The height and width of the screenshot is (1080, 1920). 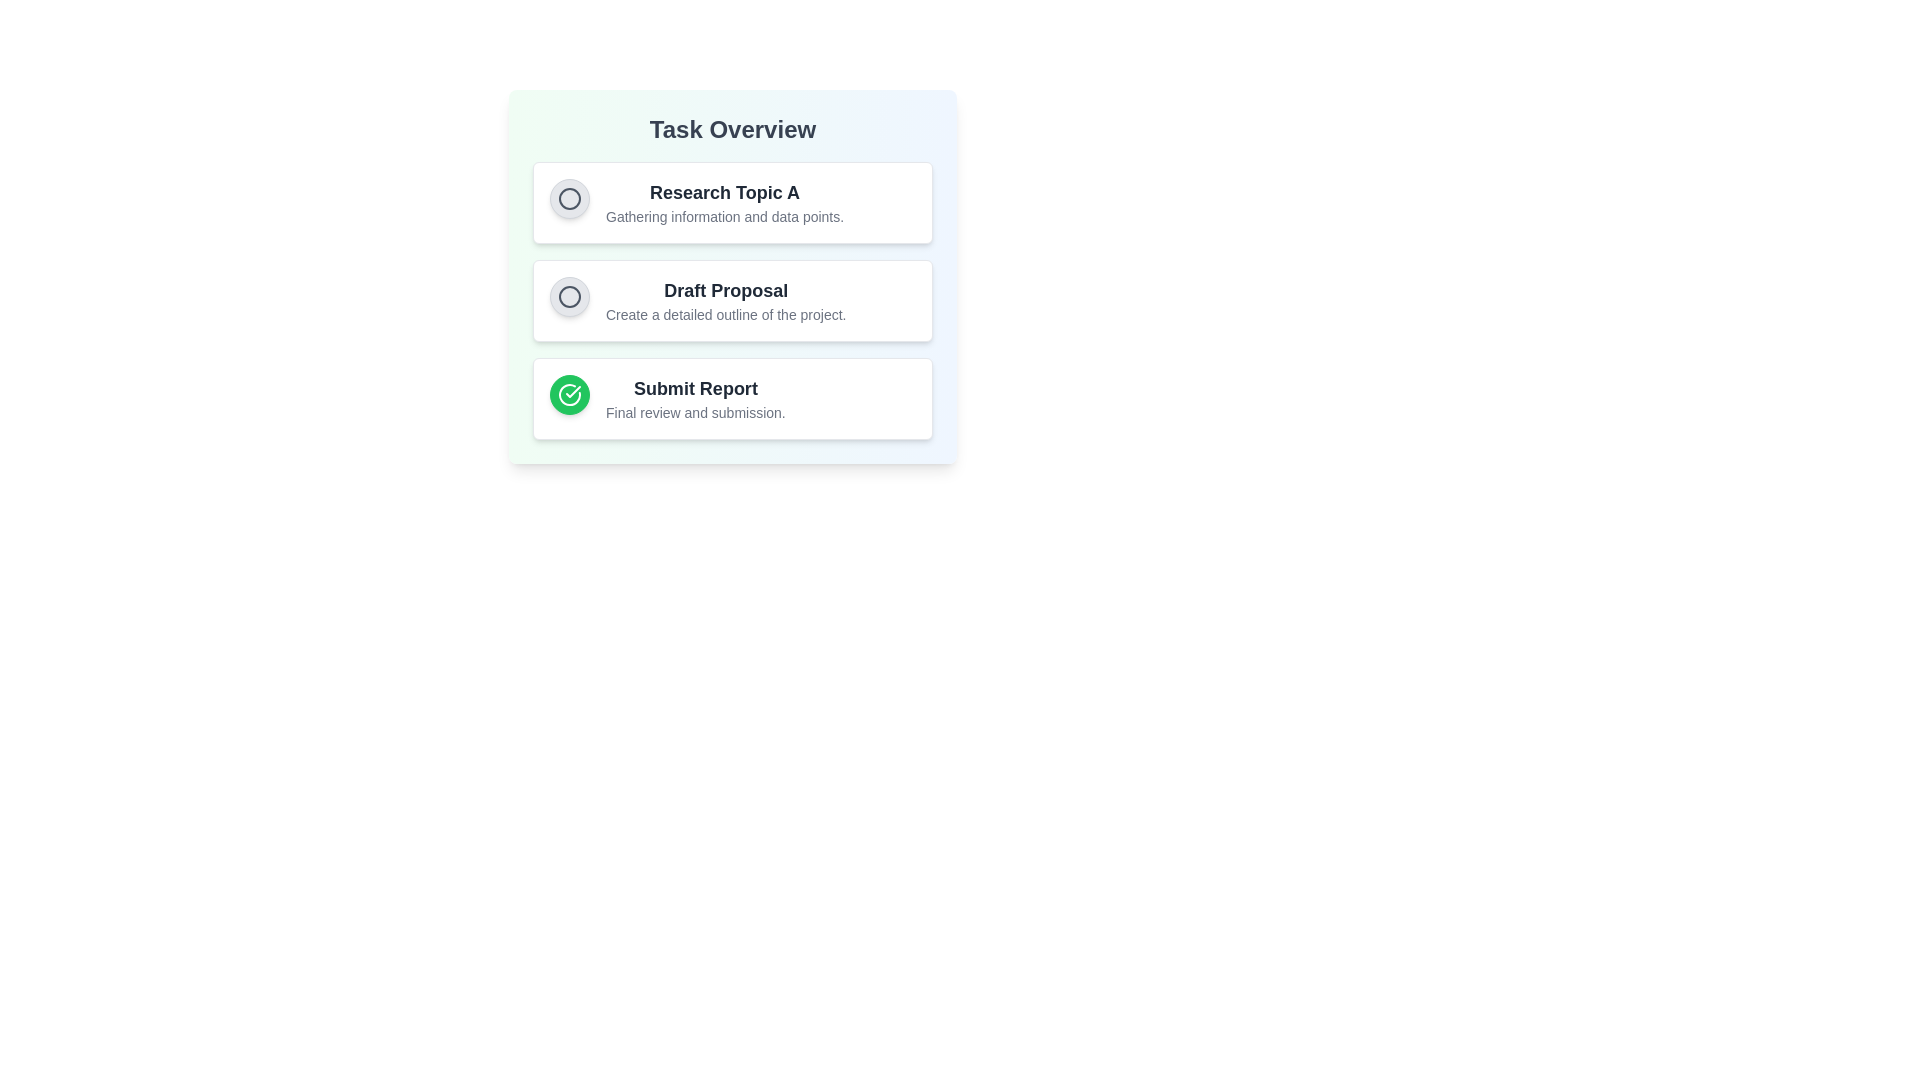 What do you see at coordinates (725, 315) in the screenshot?
I see `the text element providing additional context for the task 'Draft Proposal', located below the heading 'Draft Proposal' in the task overview panel` at bounding box center [725, 315].